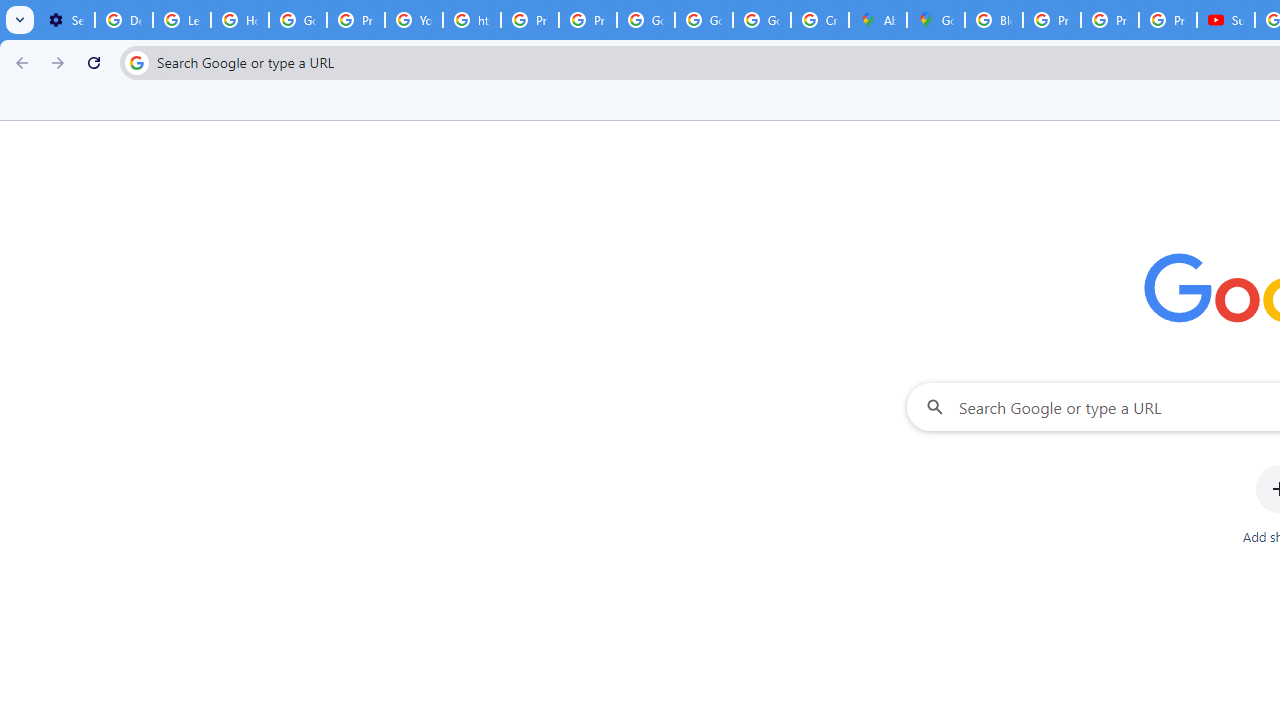  I want to click on 'Delete photos & videos - Computer - Google Photos Help', so click(123, 20).